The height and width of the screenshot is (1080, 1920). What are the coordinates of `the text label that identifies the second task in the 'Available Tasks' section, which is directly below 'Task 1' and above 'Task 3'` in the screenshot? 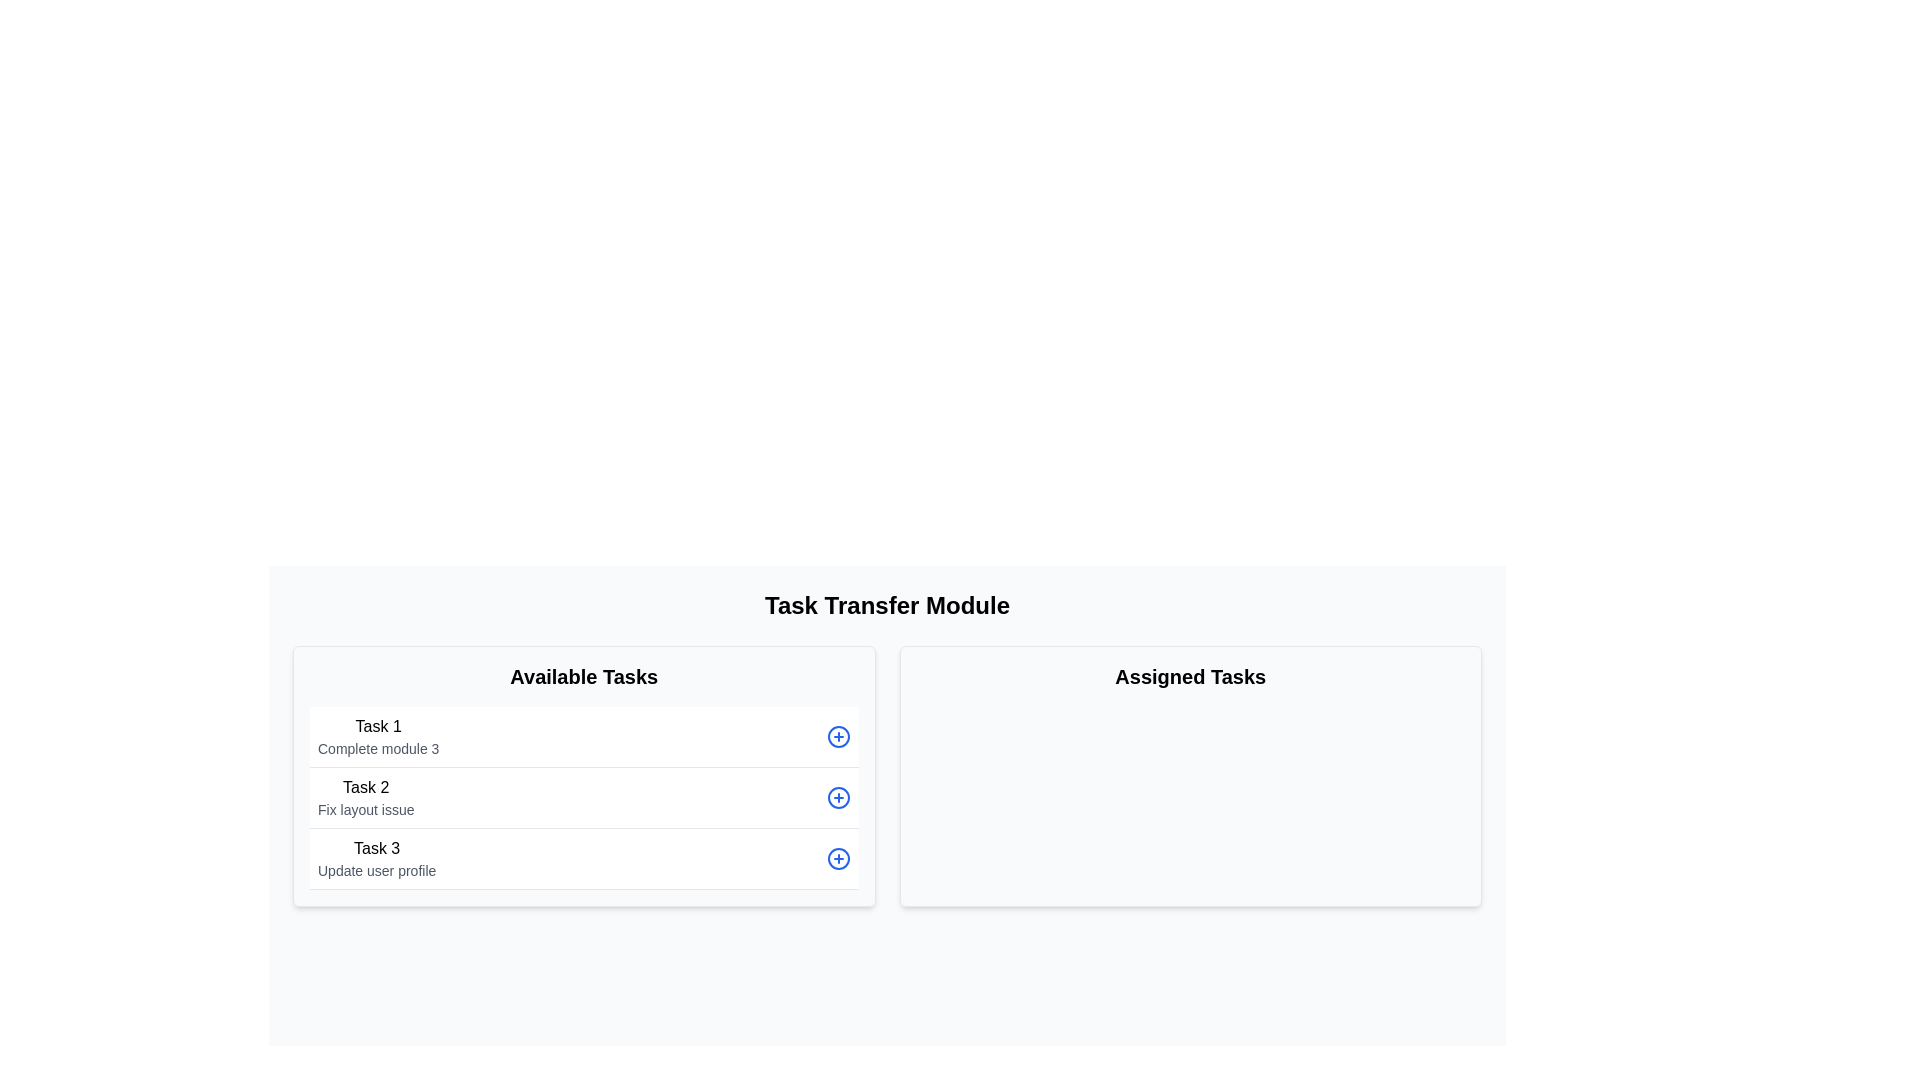 It's located at (366, 786).